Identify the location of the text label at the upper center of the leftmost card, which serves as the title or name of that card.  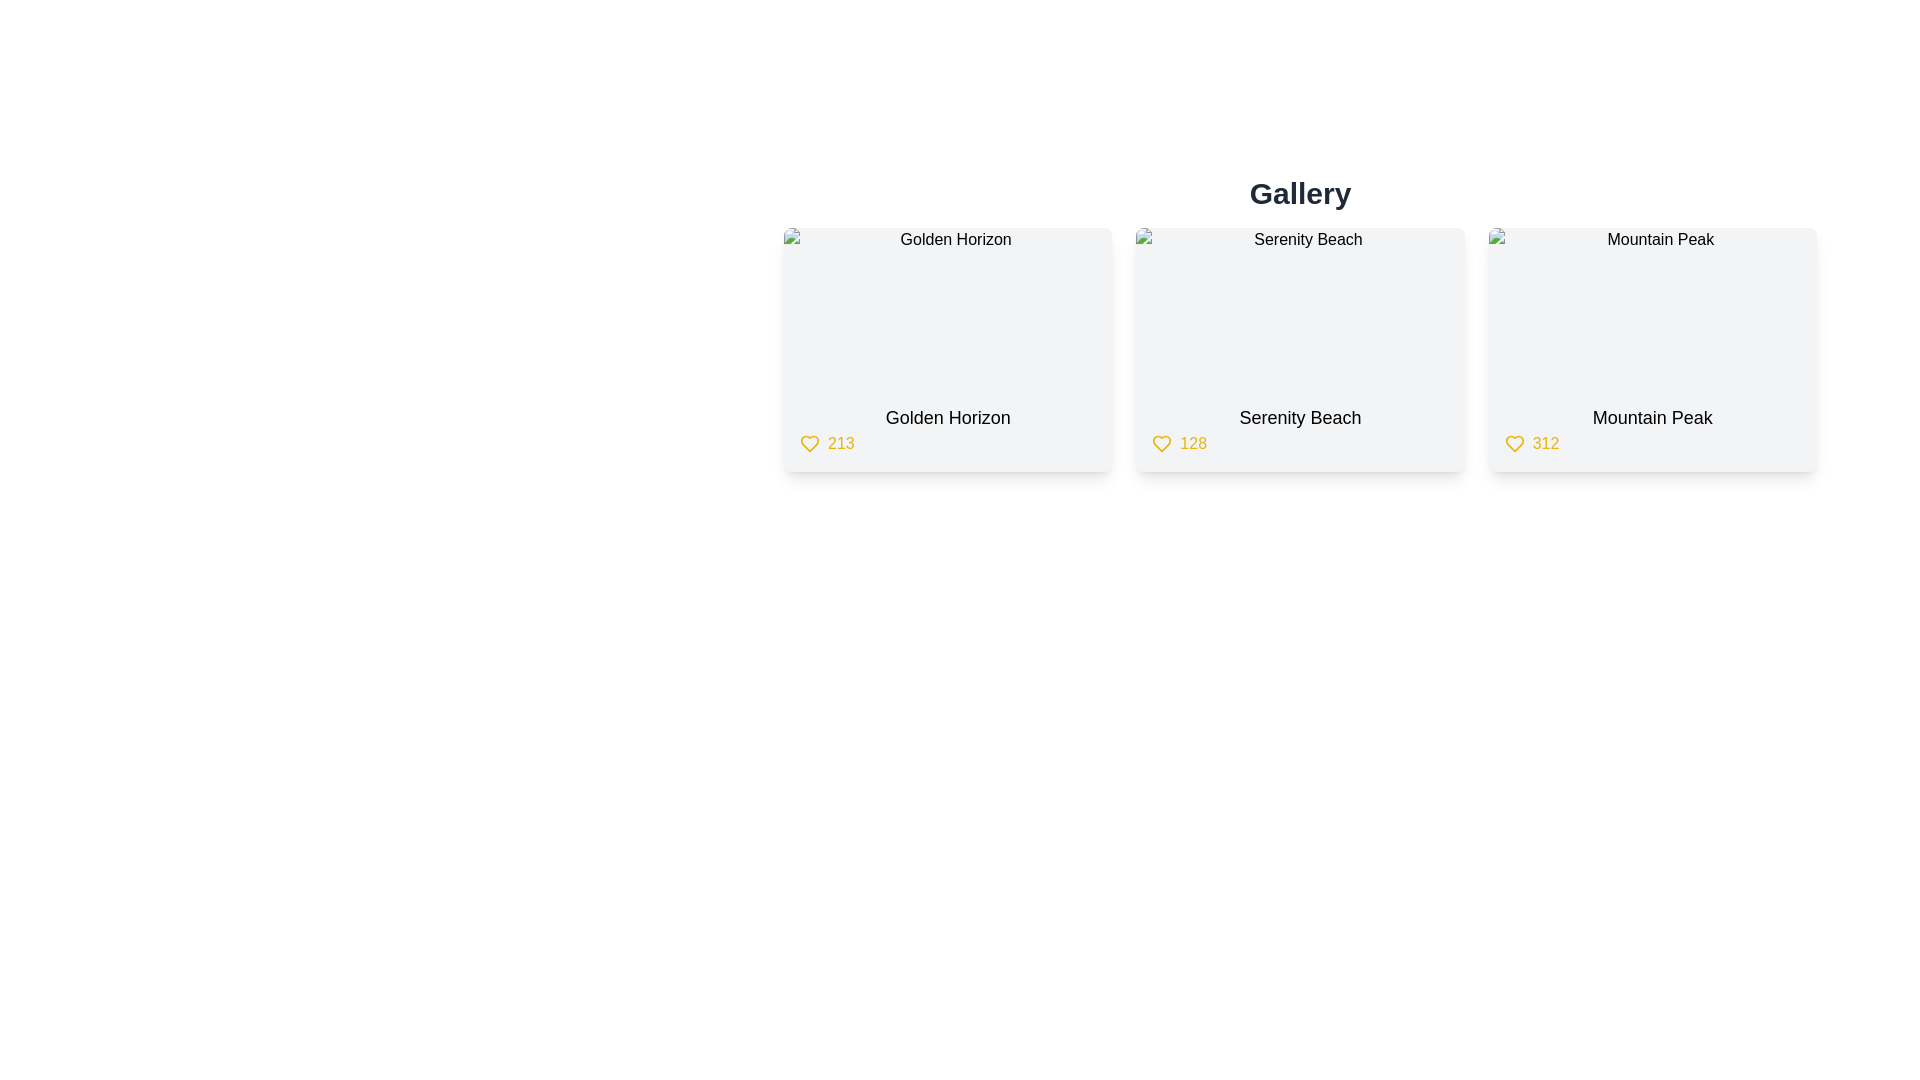
(947, 416).